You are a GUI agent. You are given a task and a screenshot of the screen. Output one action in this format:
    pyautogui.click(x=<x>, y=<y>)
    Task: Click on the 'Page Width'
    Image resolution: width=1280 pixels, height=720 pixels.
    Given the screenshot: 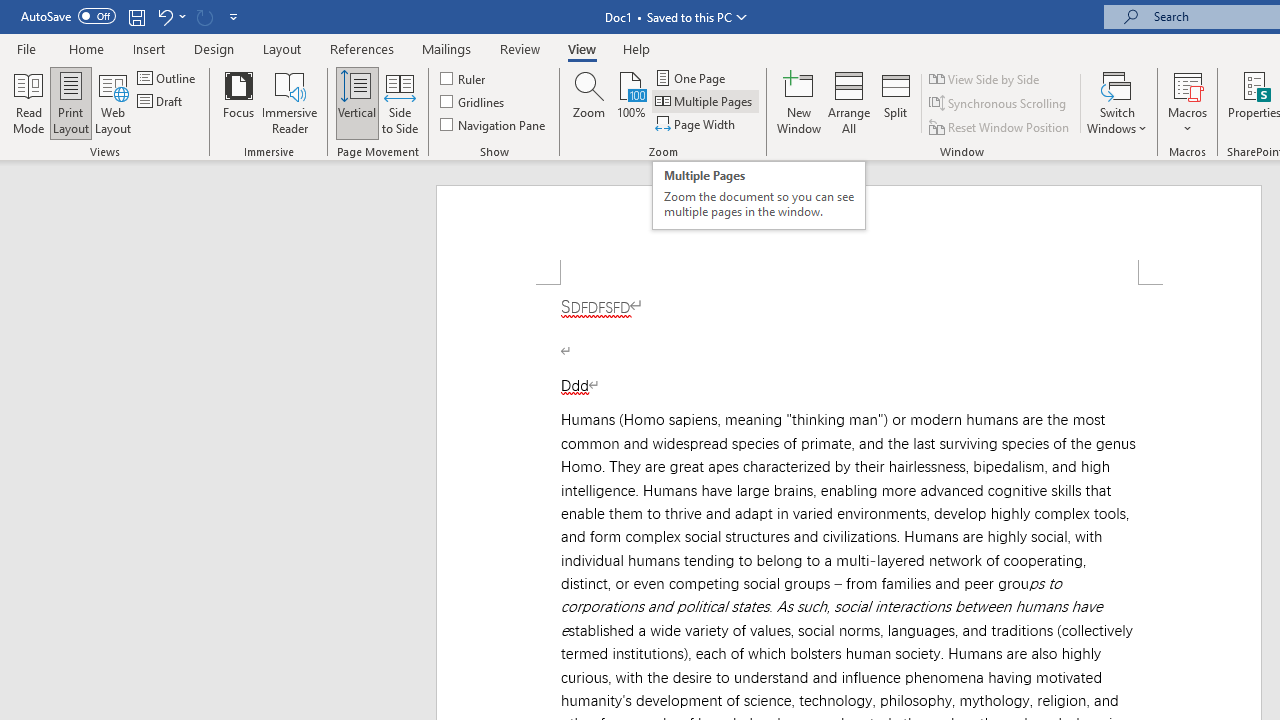 What is the action you would take?
    pyautogui.click(x=696, y=124)
    